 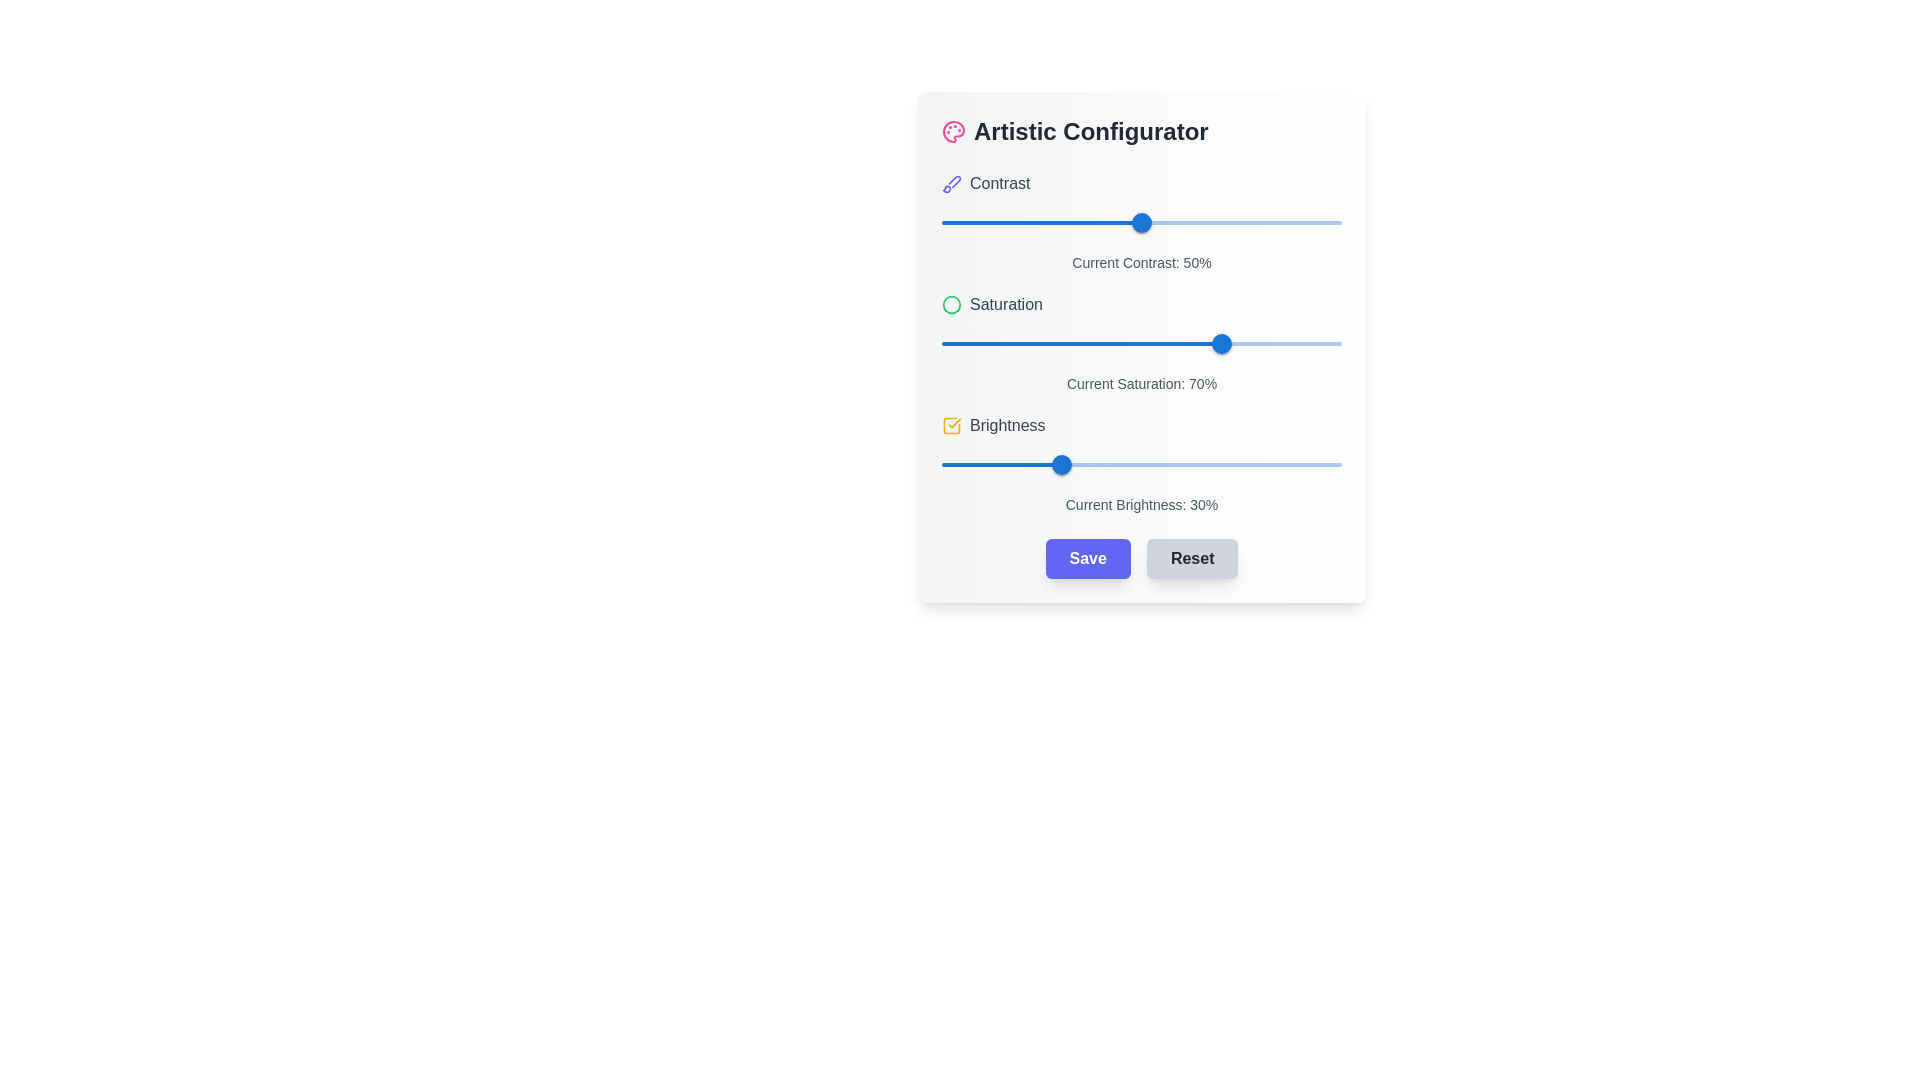 I want to click on the contrast level, so click(x=1142, y=223).